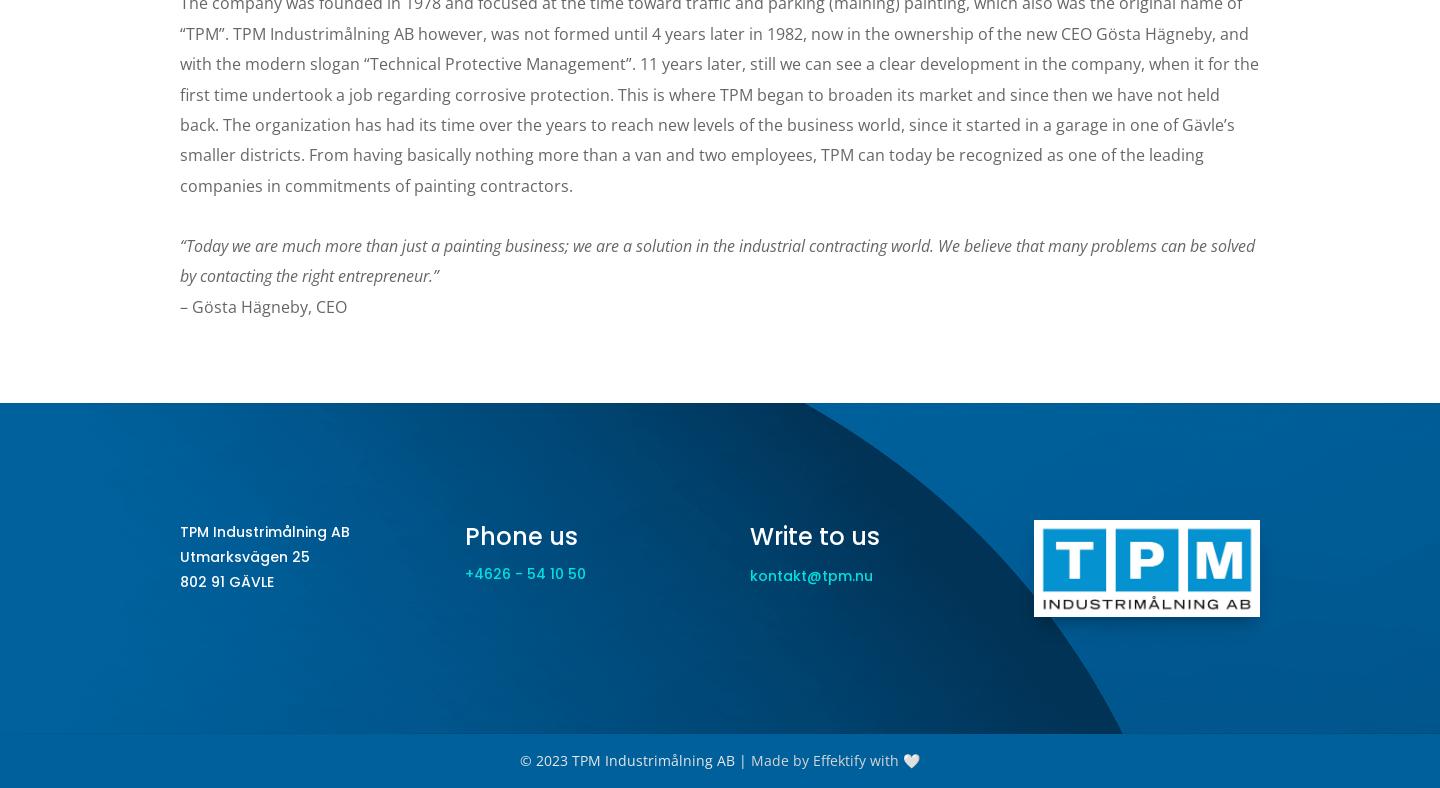 Image resolution: width=1440 pixels, height=788 pixels. I want to click on '– Gösta Hägneby, CEO', so click(262, 305).